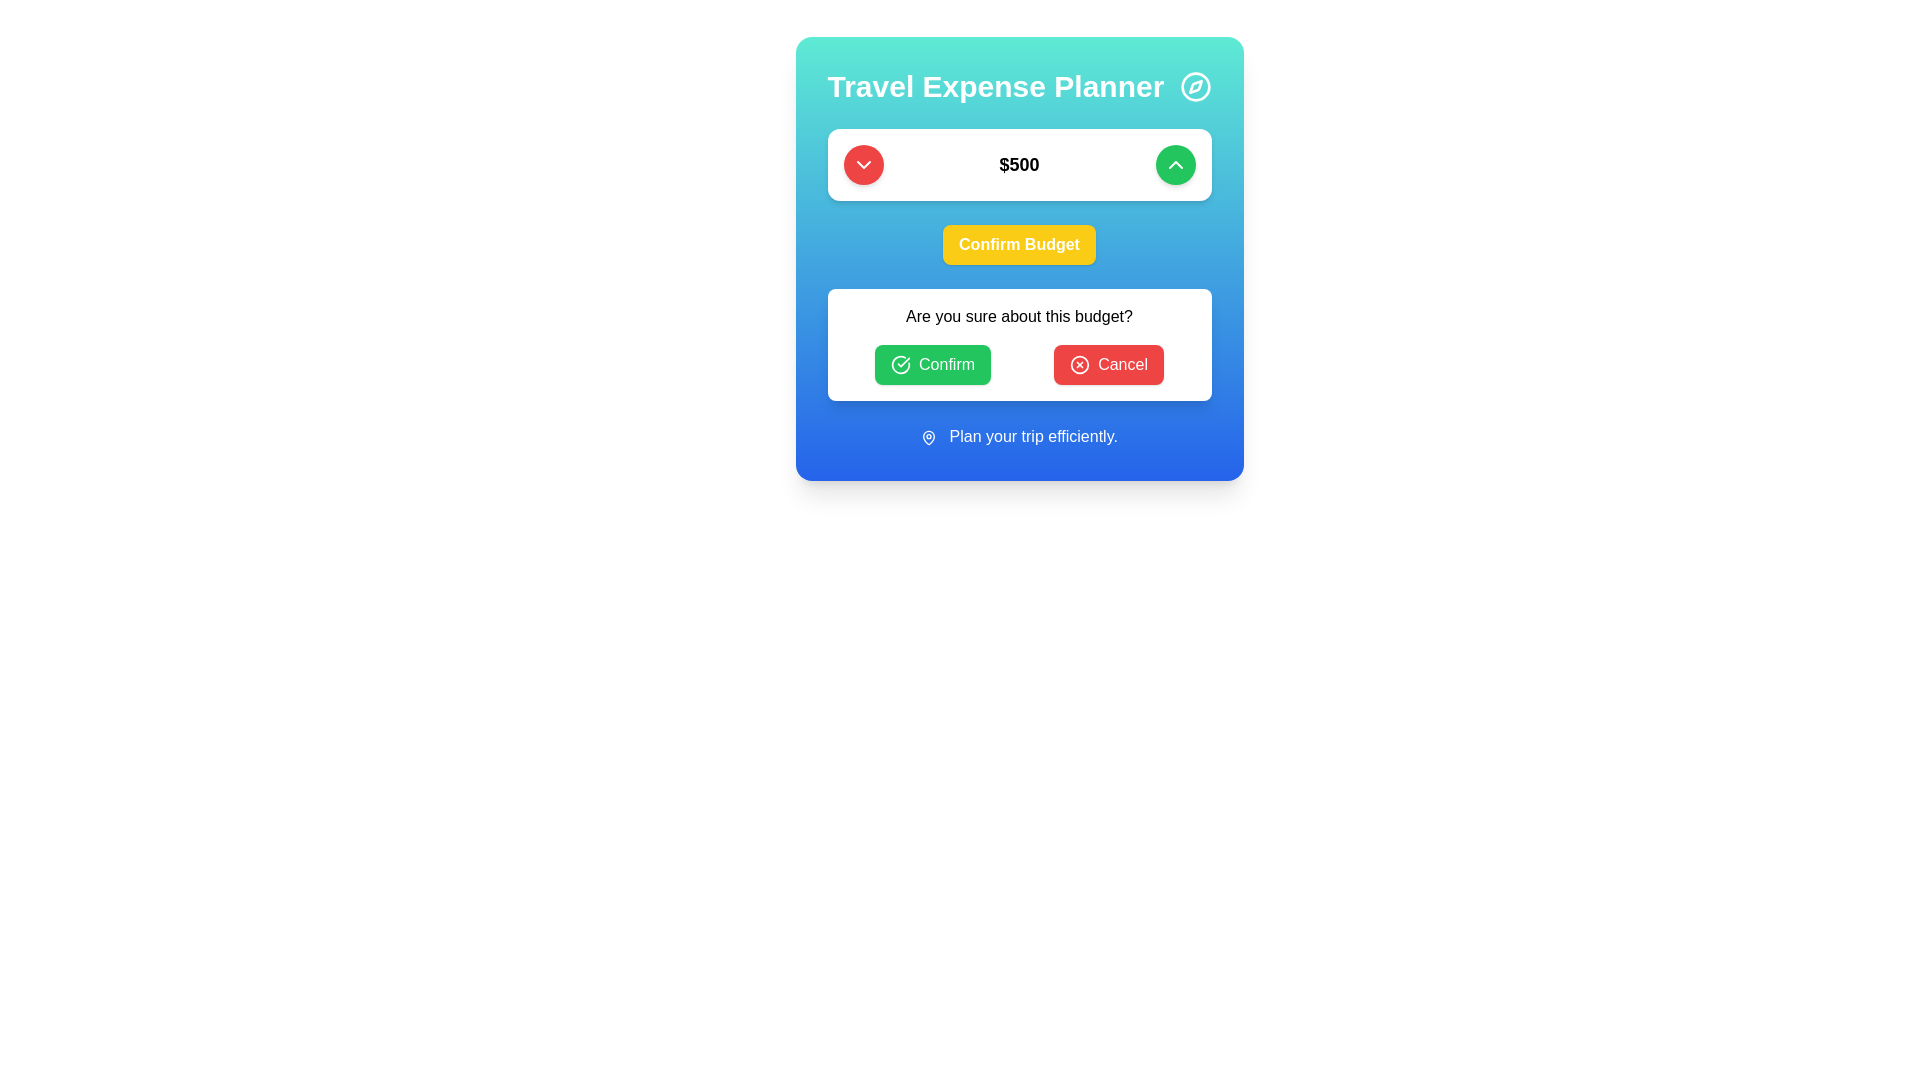  Describe the element at coordinates (1019, 365) in the screenshot. I see `the 'Cancel' button in the button group located at the bottom of the modal window` at that location.